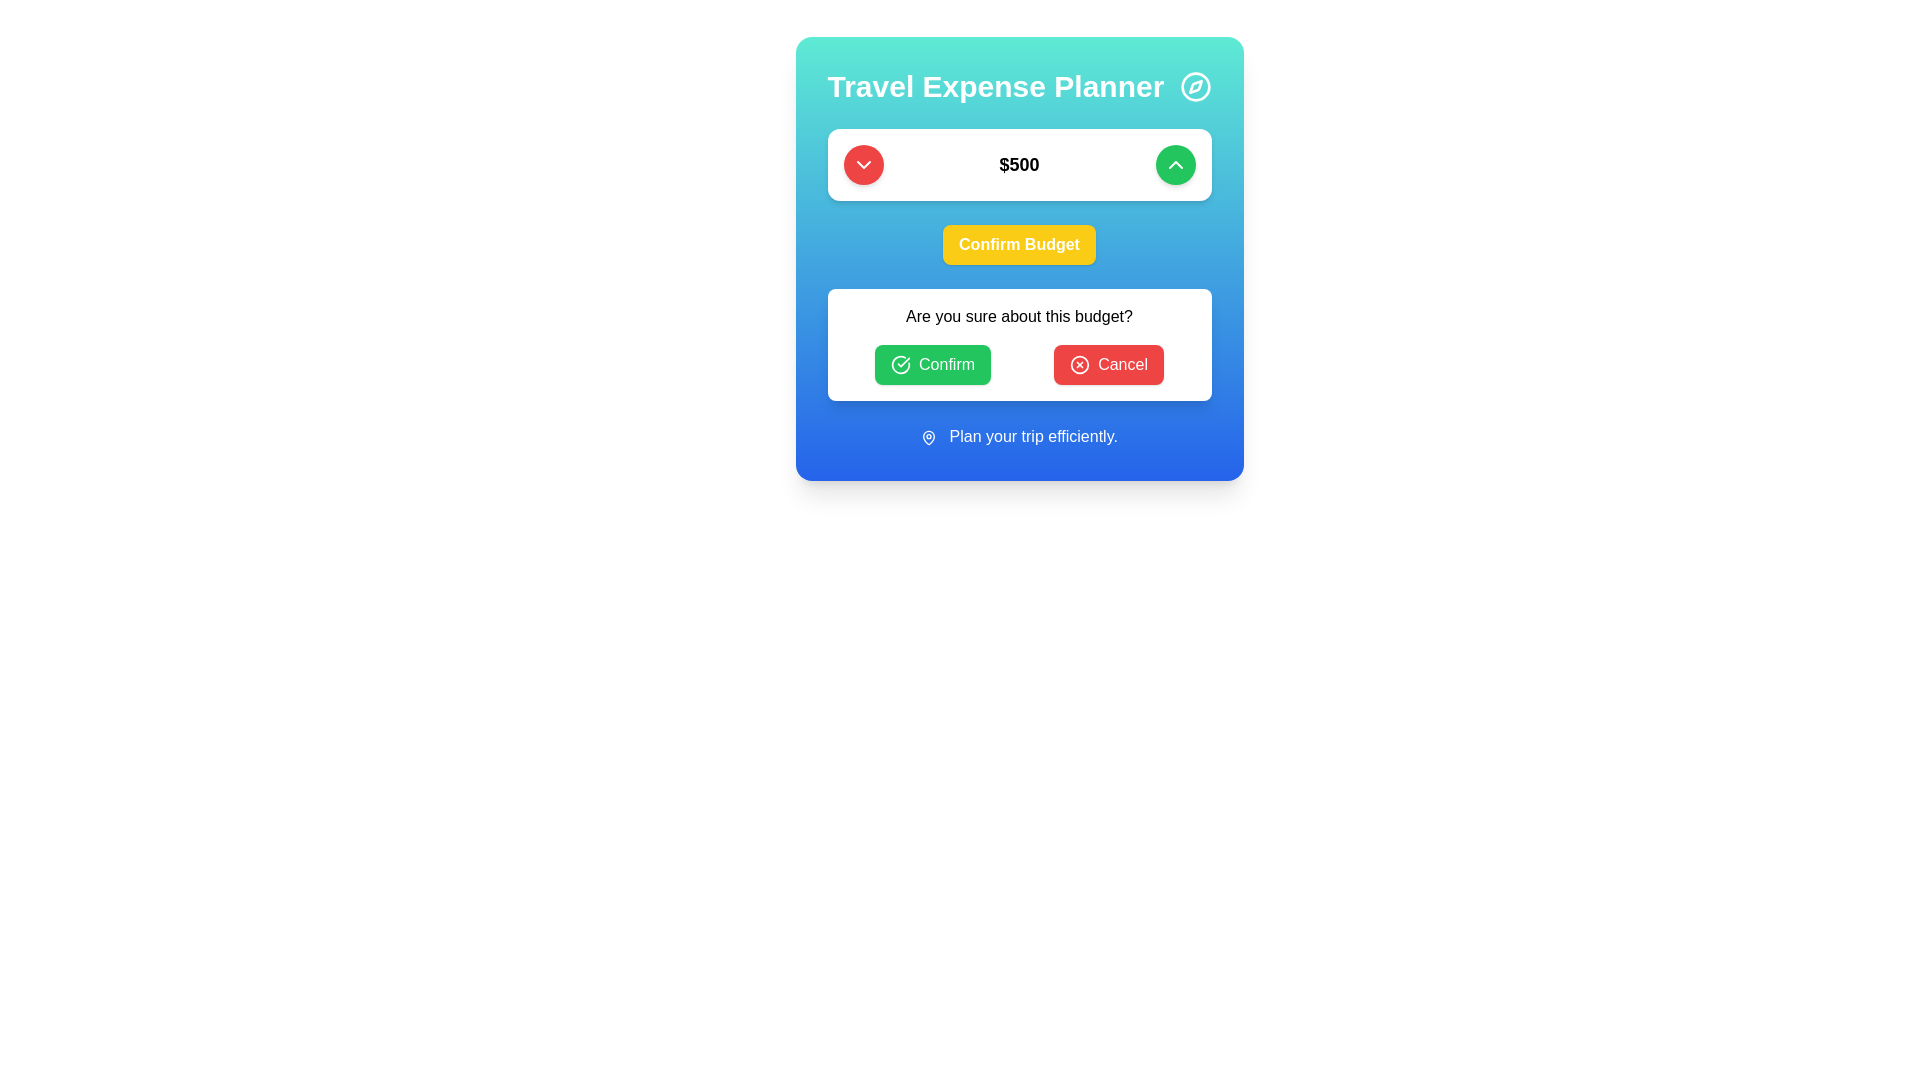  Describe the element at coordinates (1019, 365) in the screenshot. I see `the 'Cancel' button in the button group located at the bottom of the modal window` at that location.